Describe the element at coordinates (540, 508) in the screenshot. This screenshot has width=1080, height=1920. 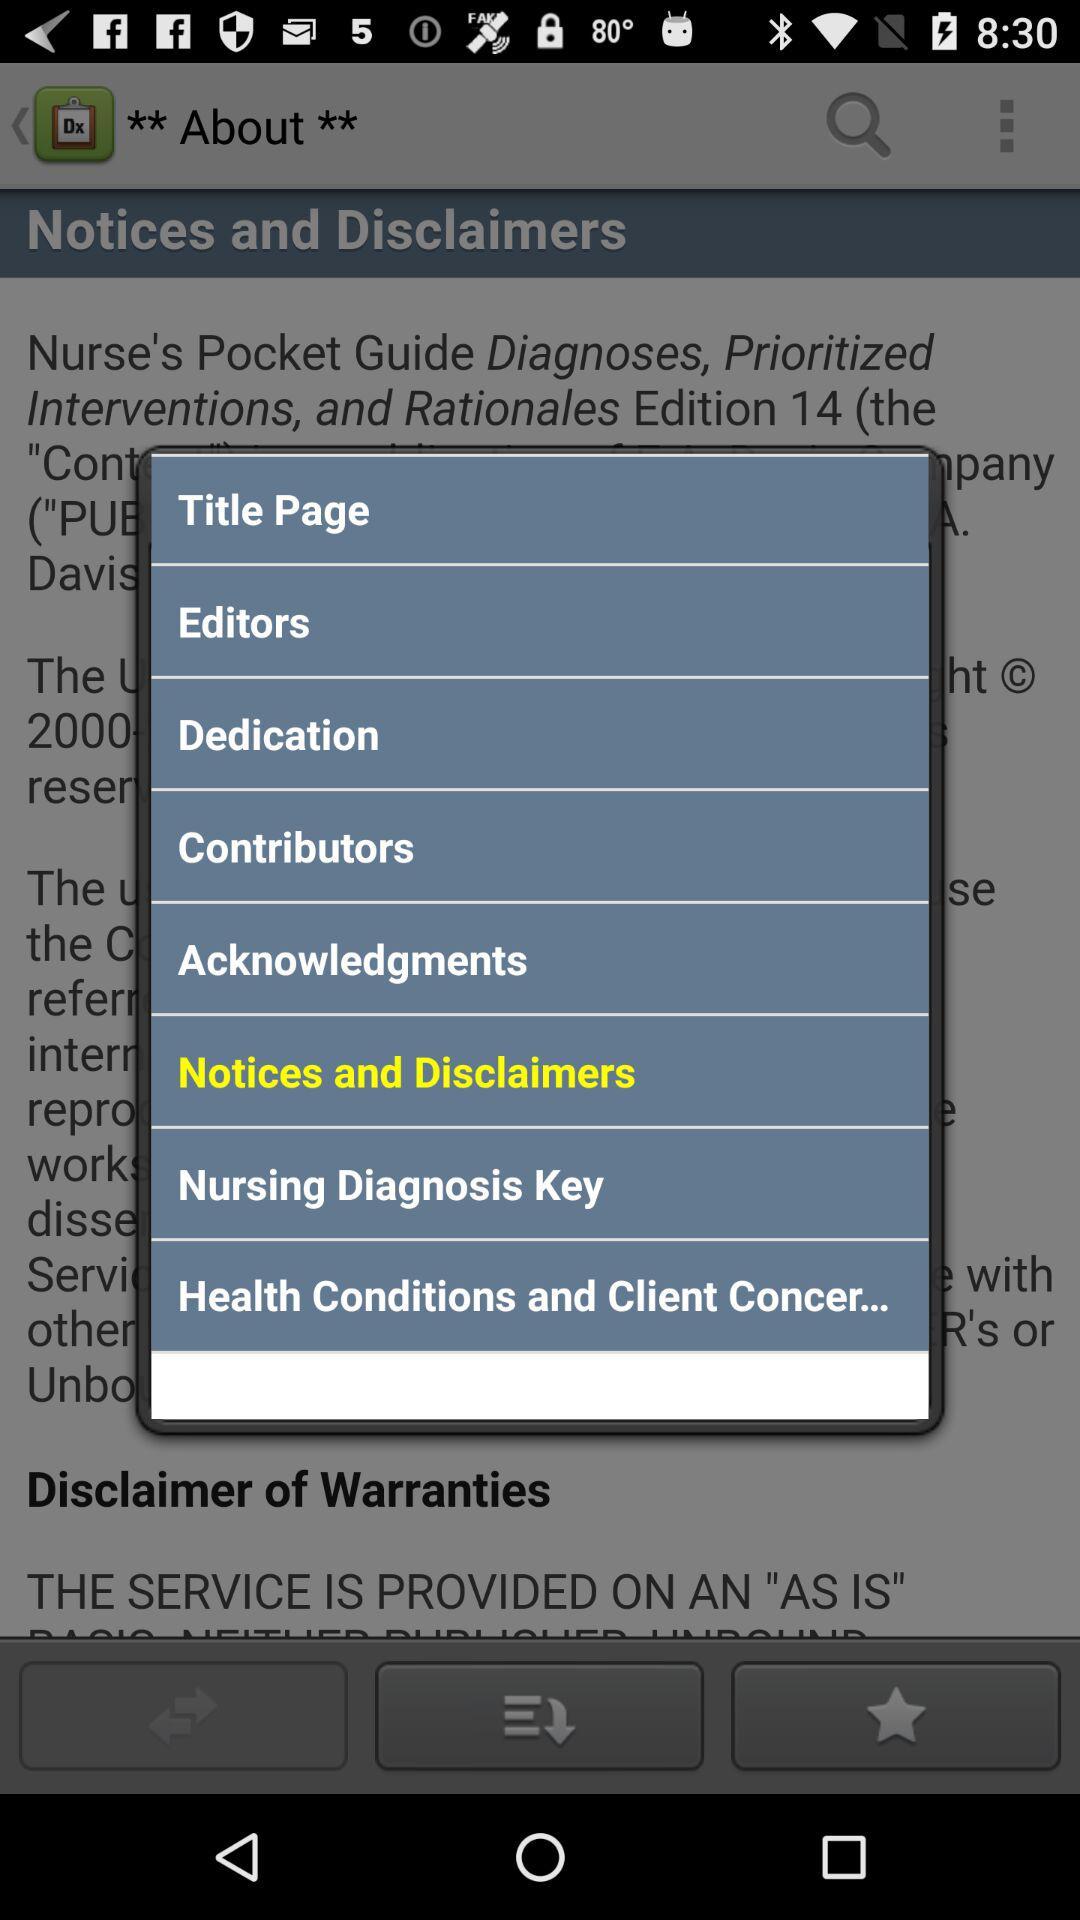
I see `icon above editors item` at that location.